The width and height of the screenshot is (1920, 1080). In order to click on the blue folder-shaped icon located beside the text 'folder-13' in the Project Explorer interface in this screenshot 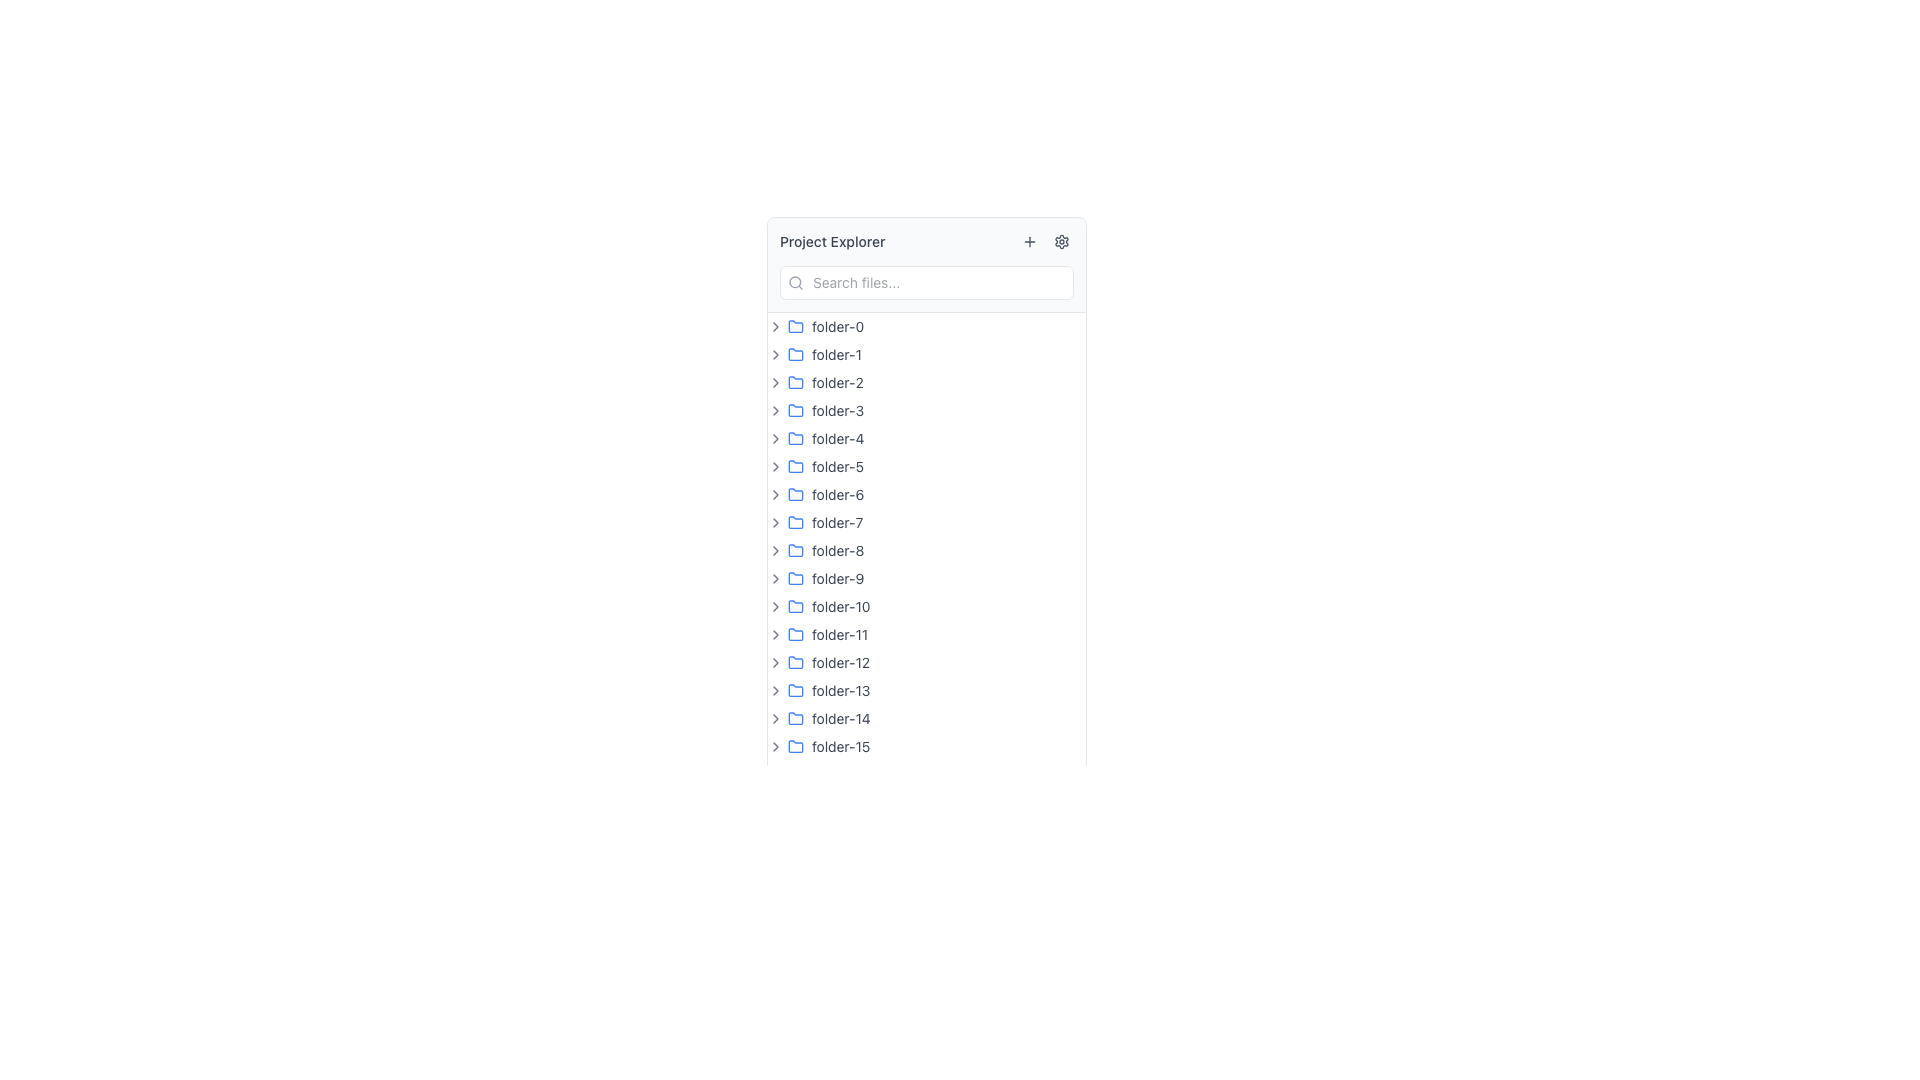, I will do `click(795, 689)`.